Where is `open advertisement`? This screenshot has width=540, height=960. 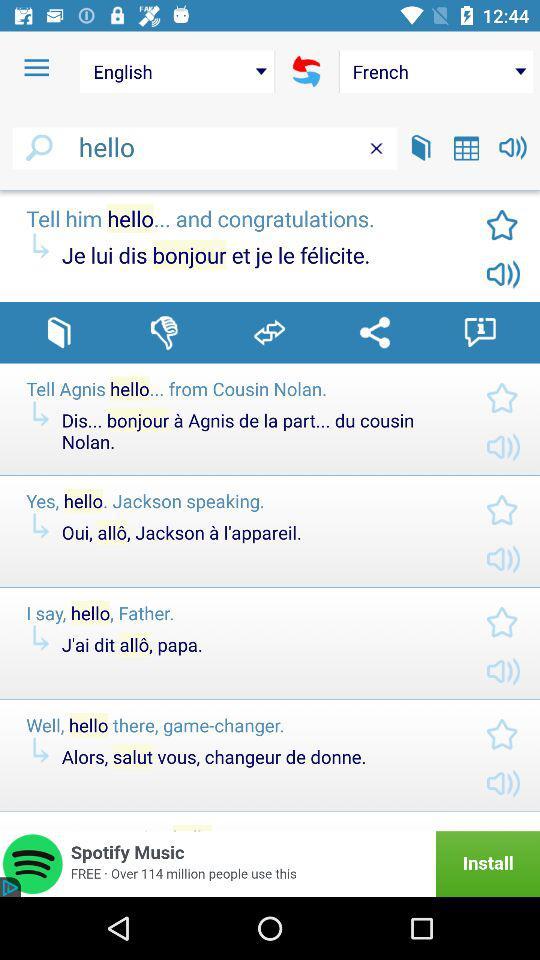
open advertisement is located at coordinates (270, 863).